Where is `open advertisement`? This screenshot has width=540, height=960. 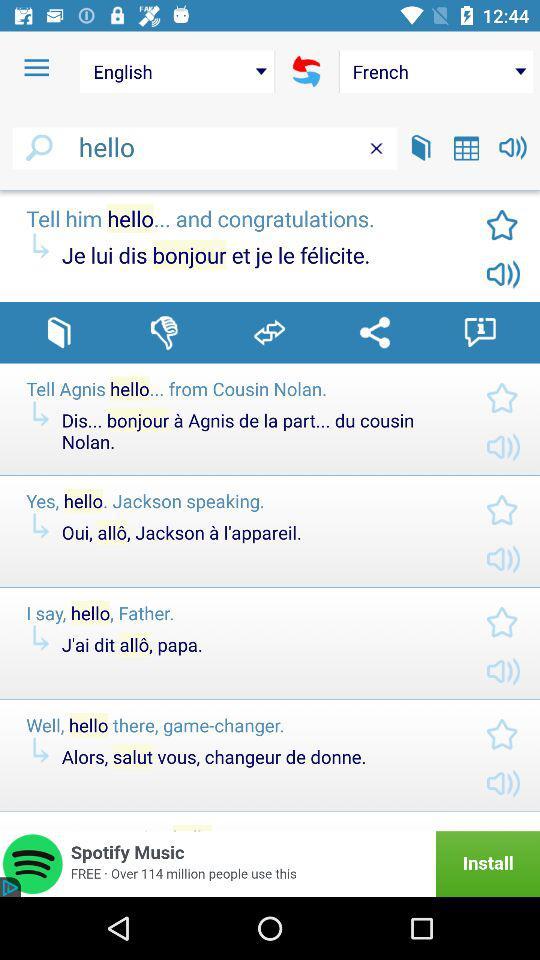
open advertisement is located at coordinates (270, 863).